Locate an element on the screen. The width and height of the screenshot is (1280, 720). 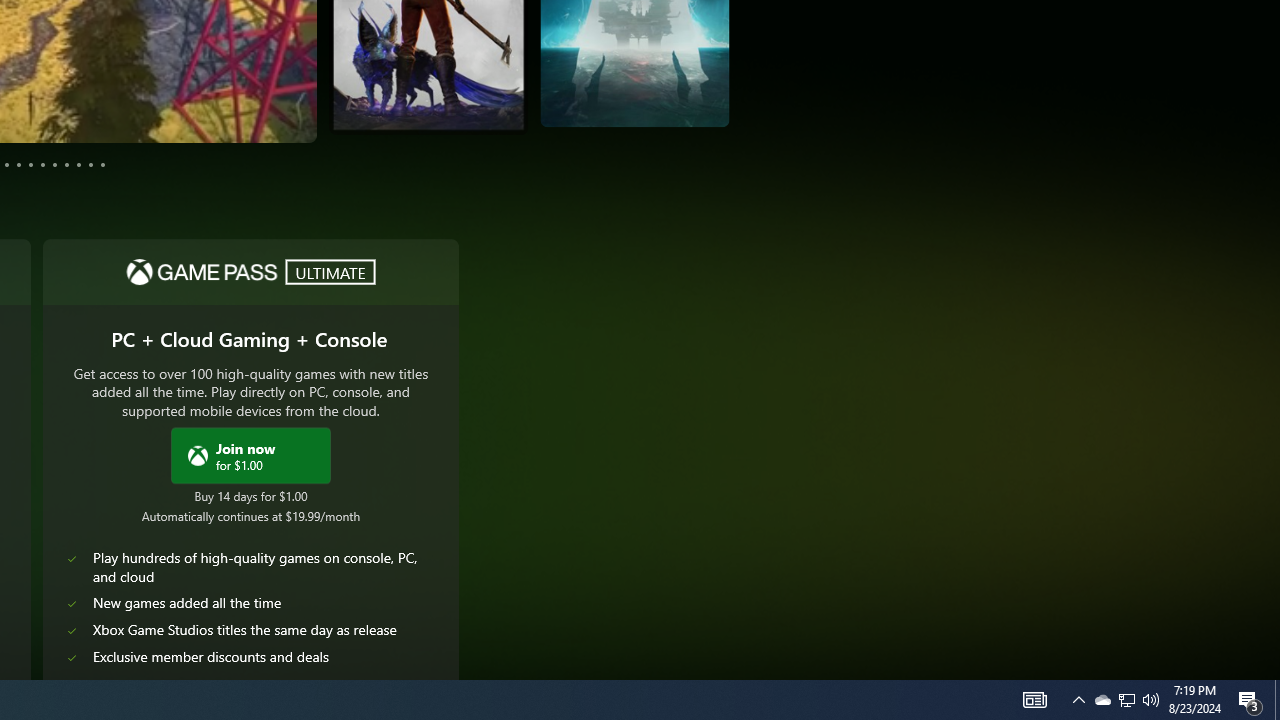
'Page 12' is located at coordinates (102, 163).